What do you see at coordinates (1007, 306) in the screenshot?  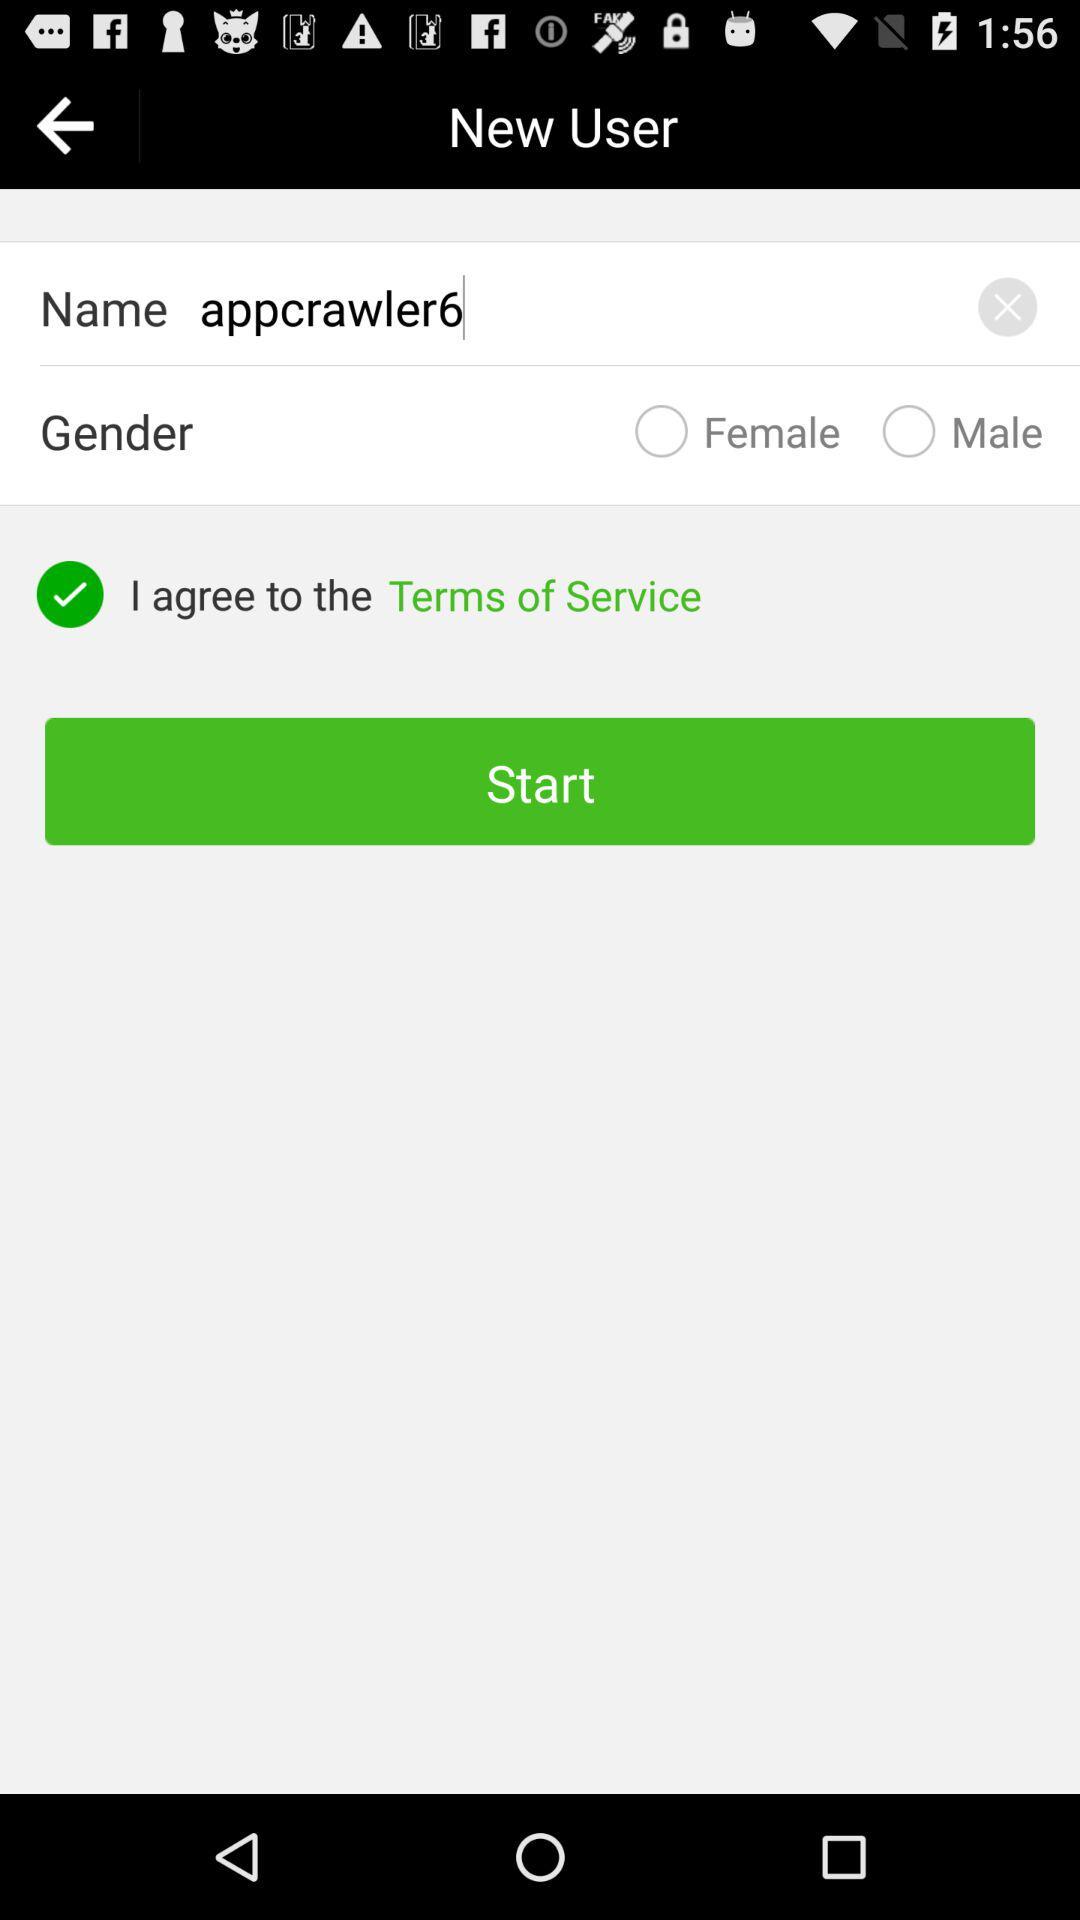 I see `screen` at bounding box center [1007, 306].